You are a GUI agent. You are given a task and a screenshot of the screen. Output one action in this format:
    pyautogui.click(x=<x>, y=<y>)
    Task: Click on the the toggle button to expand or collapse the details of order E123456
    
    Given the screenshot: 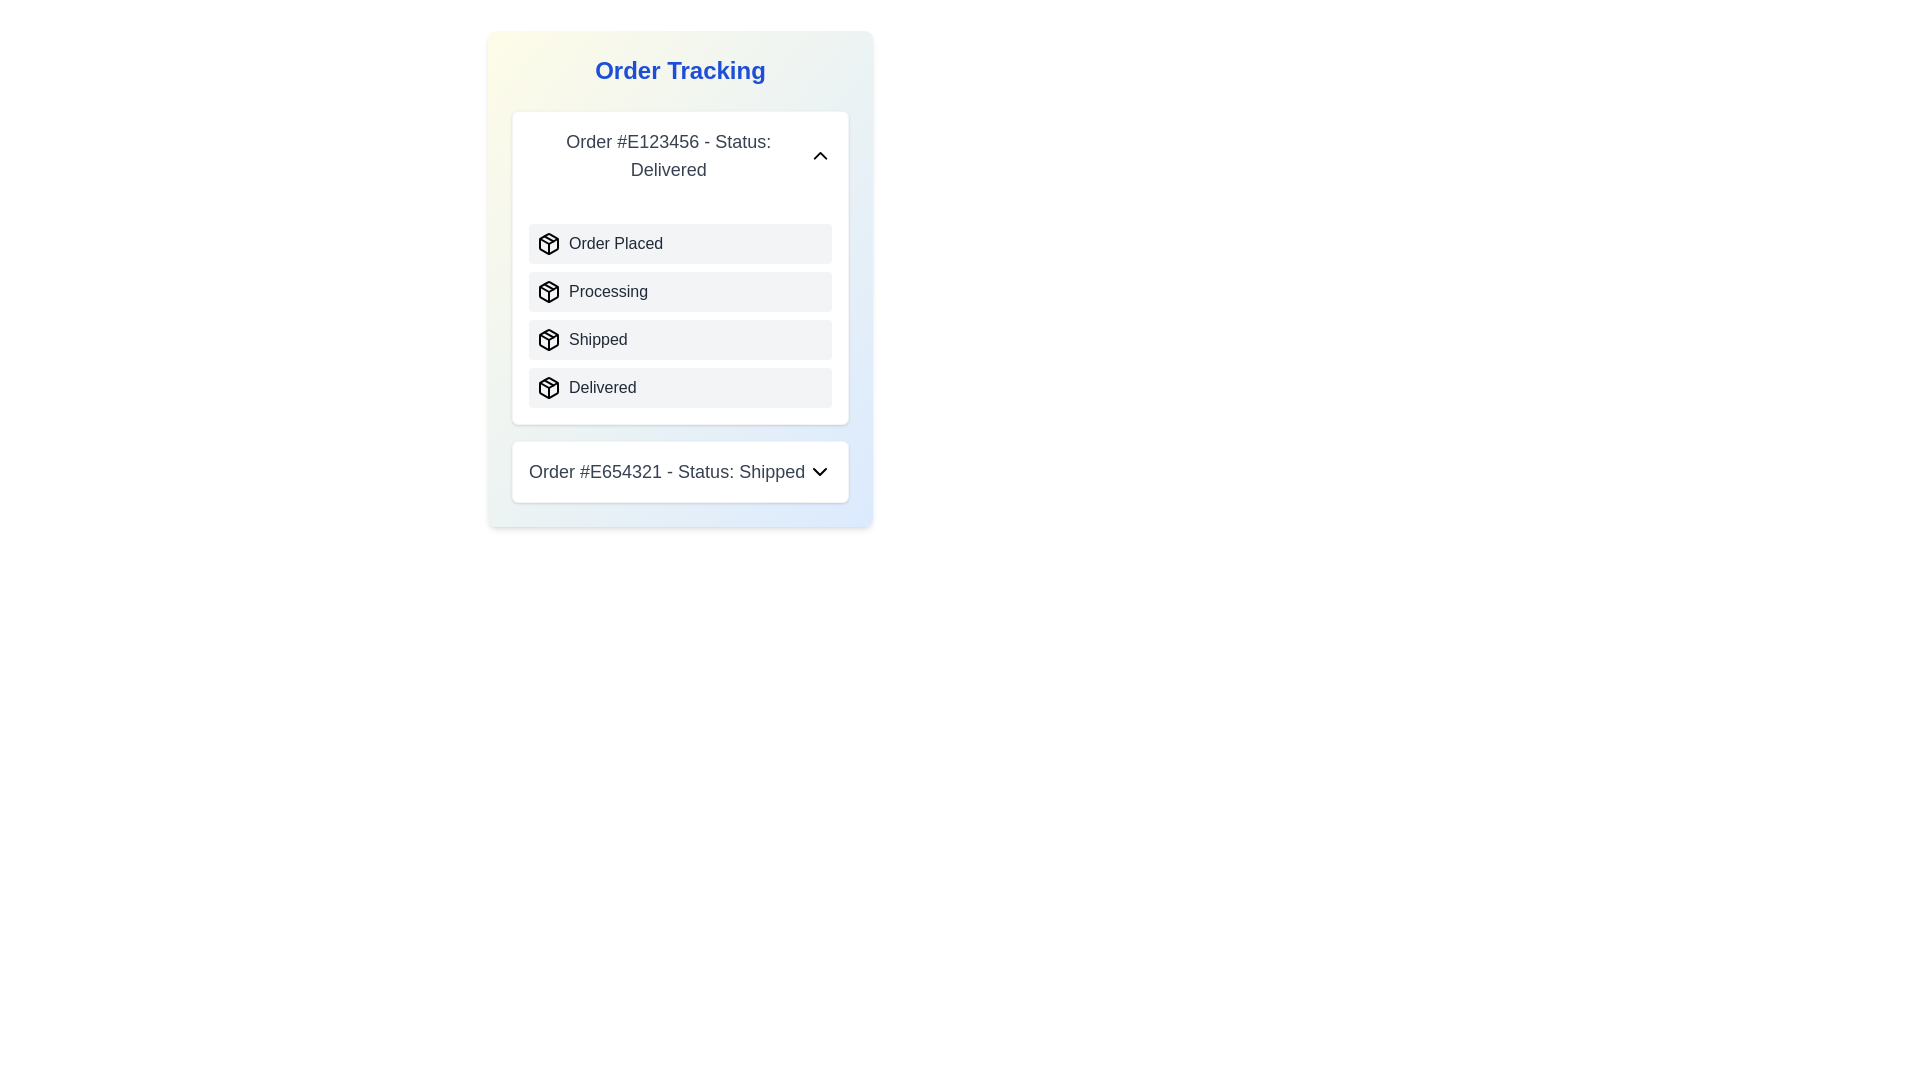 What is the action you would take?
    pyautogui.click(x=820, y=154)
    